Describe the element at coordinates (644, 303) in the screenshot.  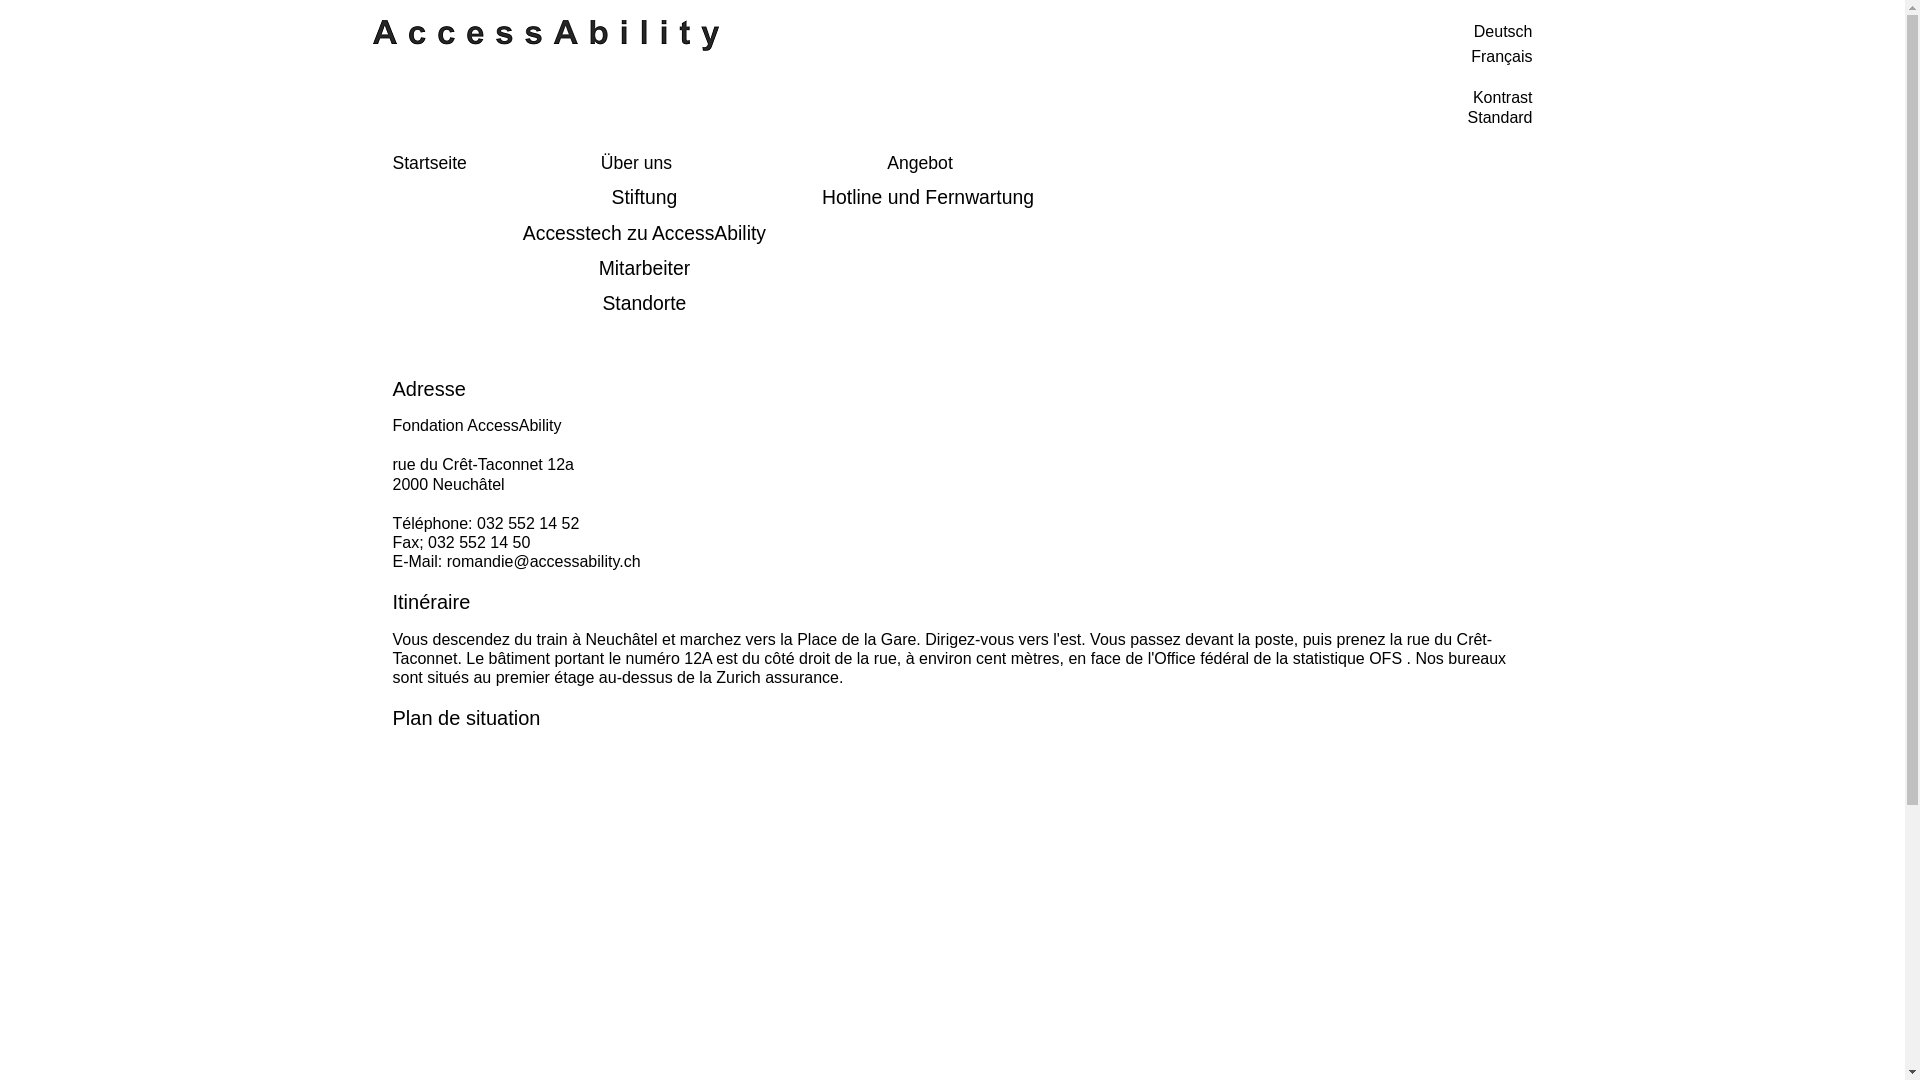
I see `'Standorte'` at that location.